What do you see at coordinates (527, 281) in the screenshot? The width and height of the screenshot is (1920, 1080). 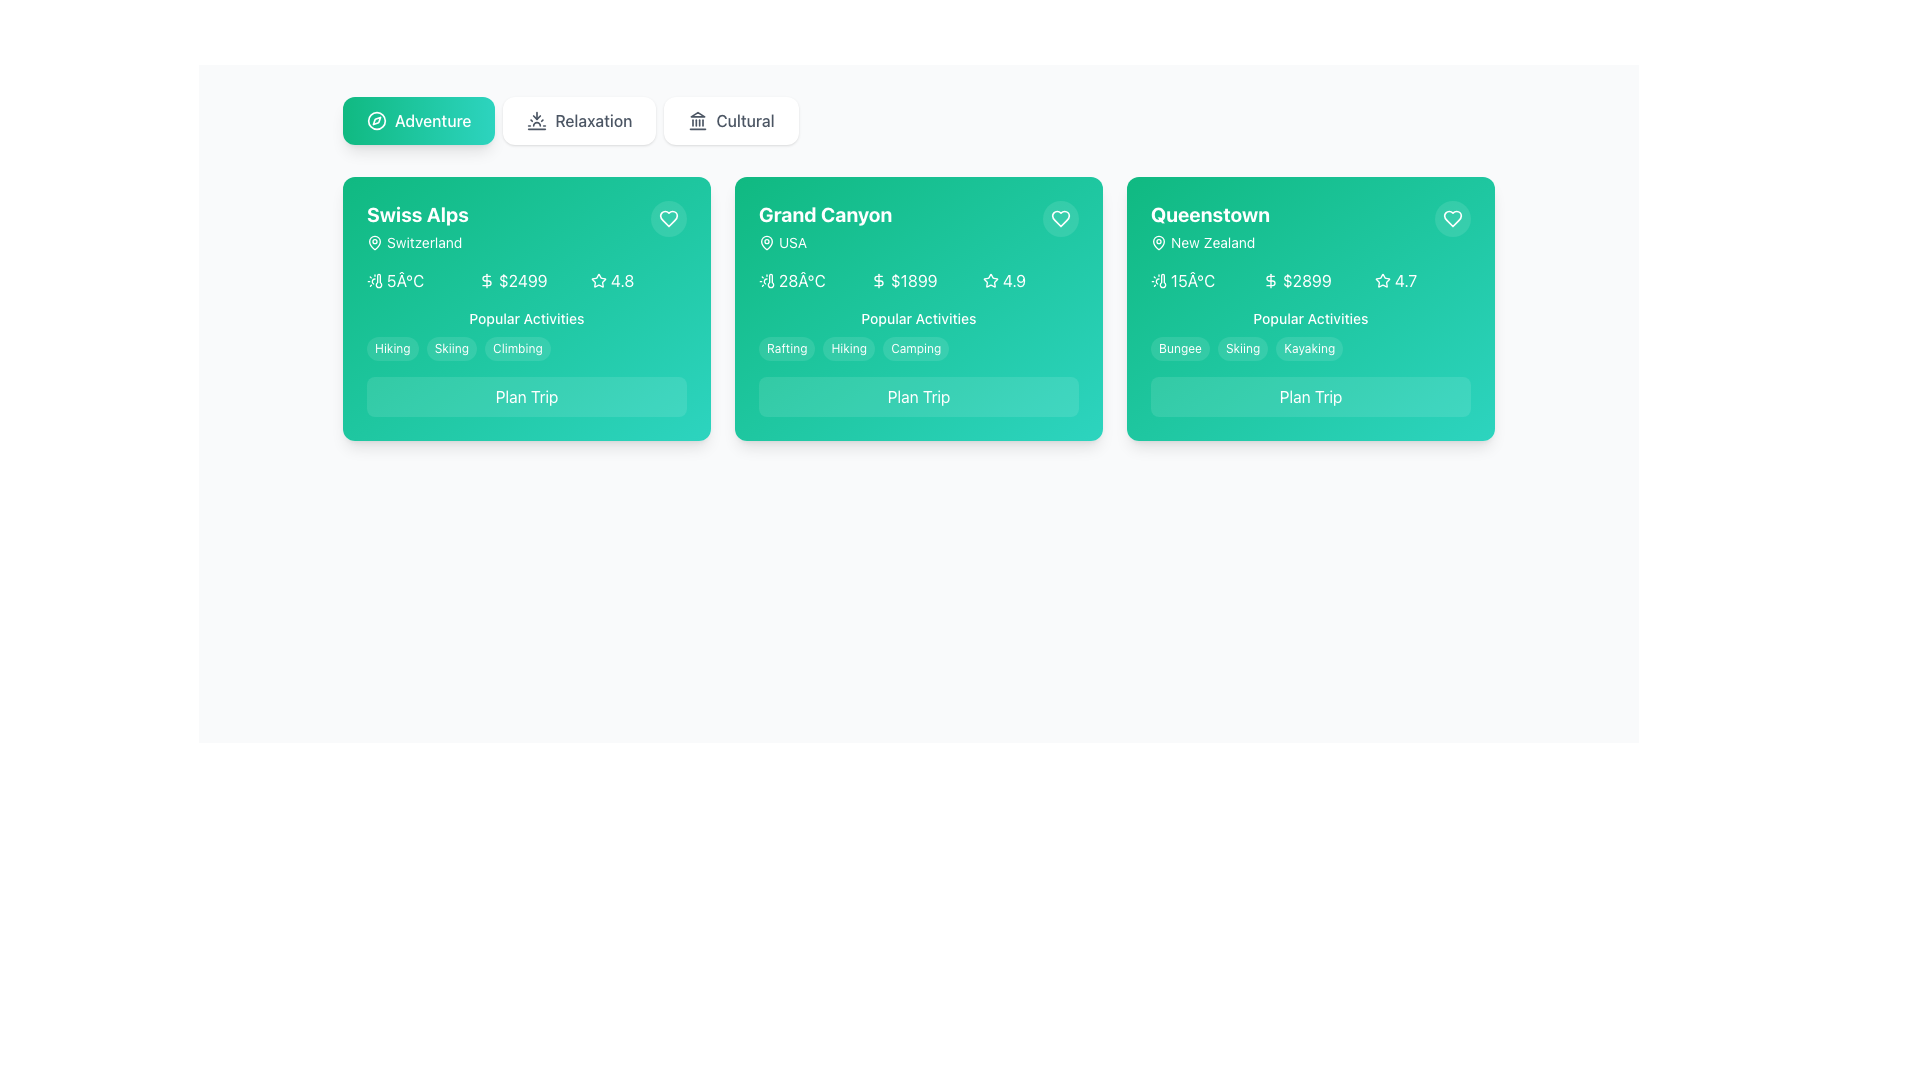 I see `the informational display component that shows the temperature, cost, and rating of the 'Swiss Alps' destination, located in the lower half of the card labeled 'Swiss Alps' within the 'Adventure' section` at bounding box center [527, 281].